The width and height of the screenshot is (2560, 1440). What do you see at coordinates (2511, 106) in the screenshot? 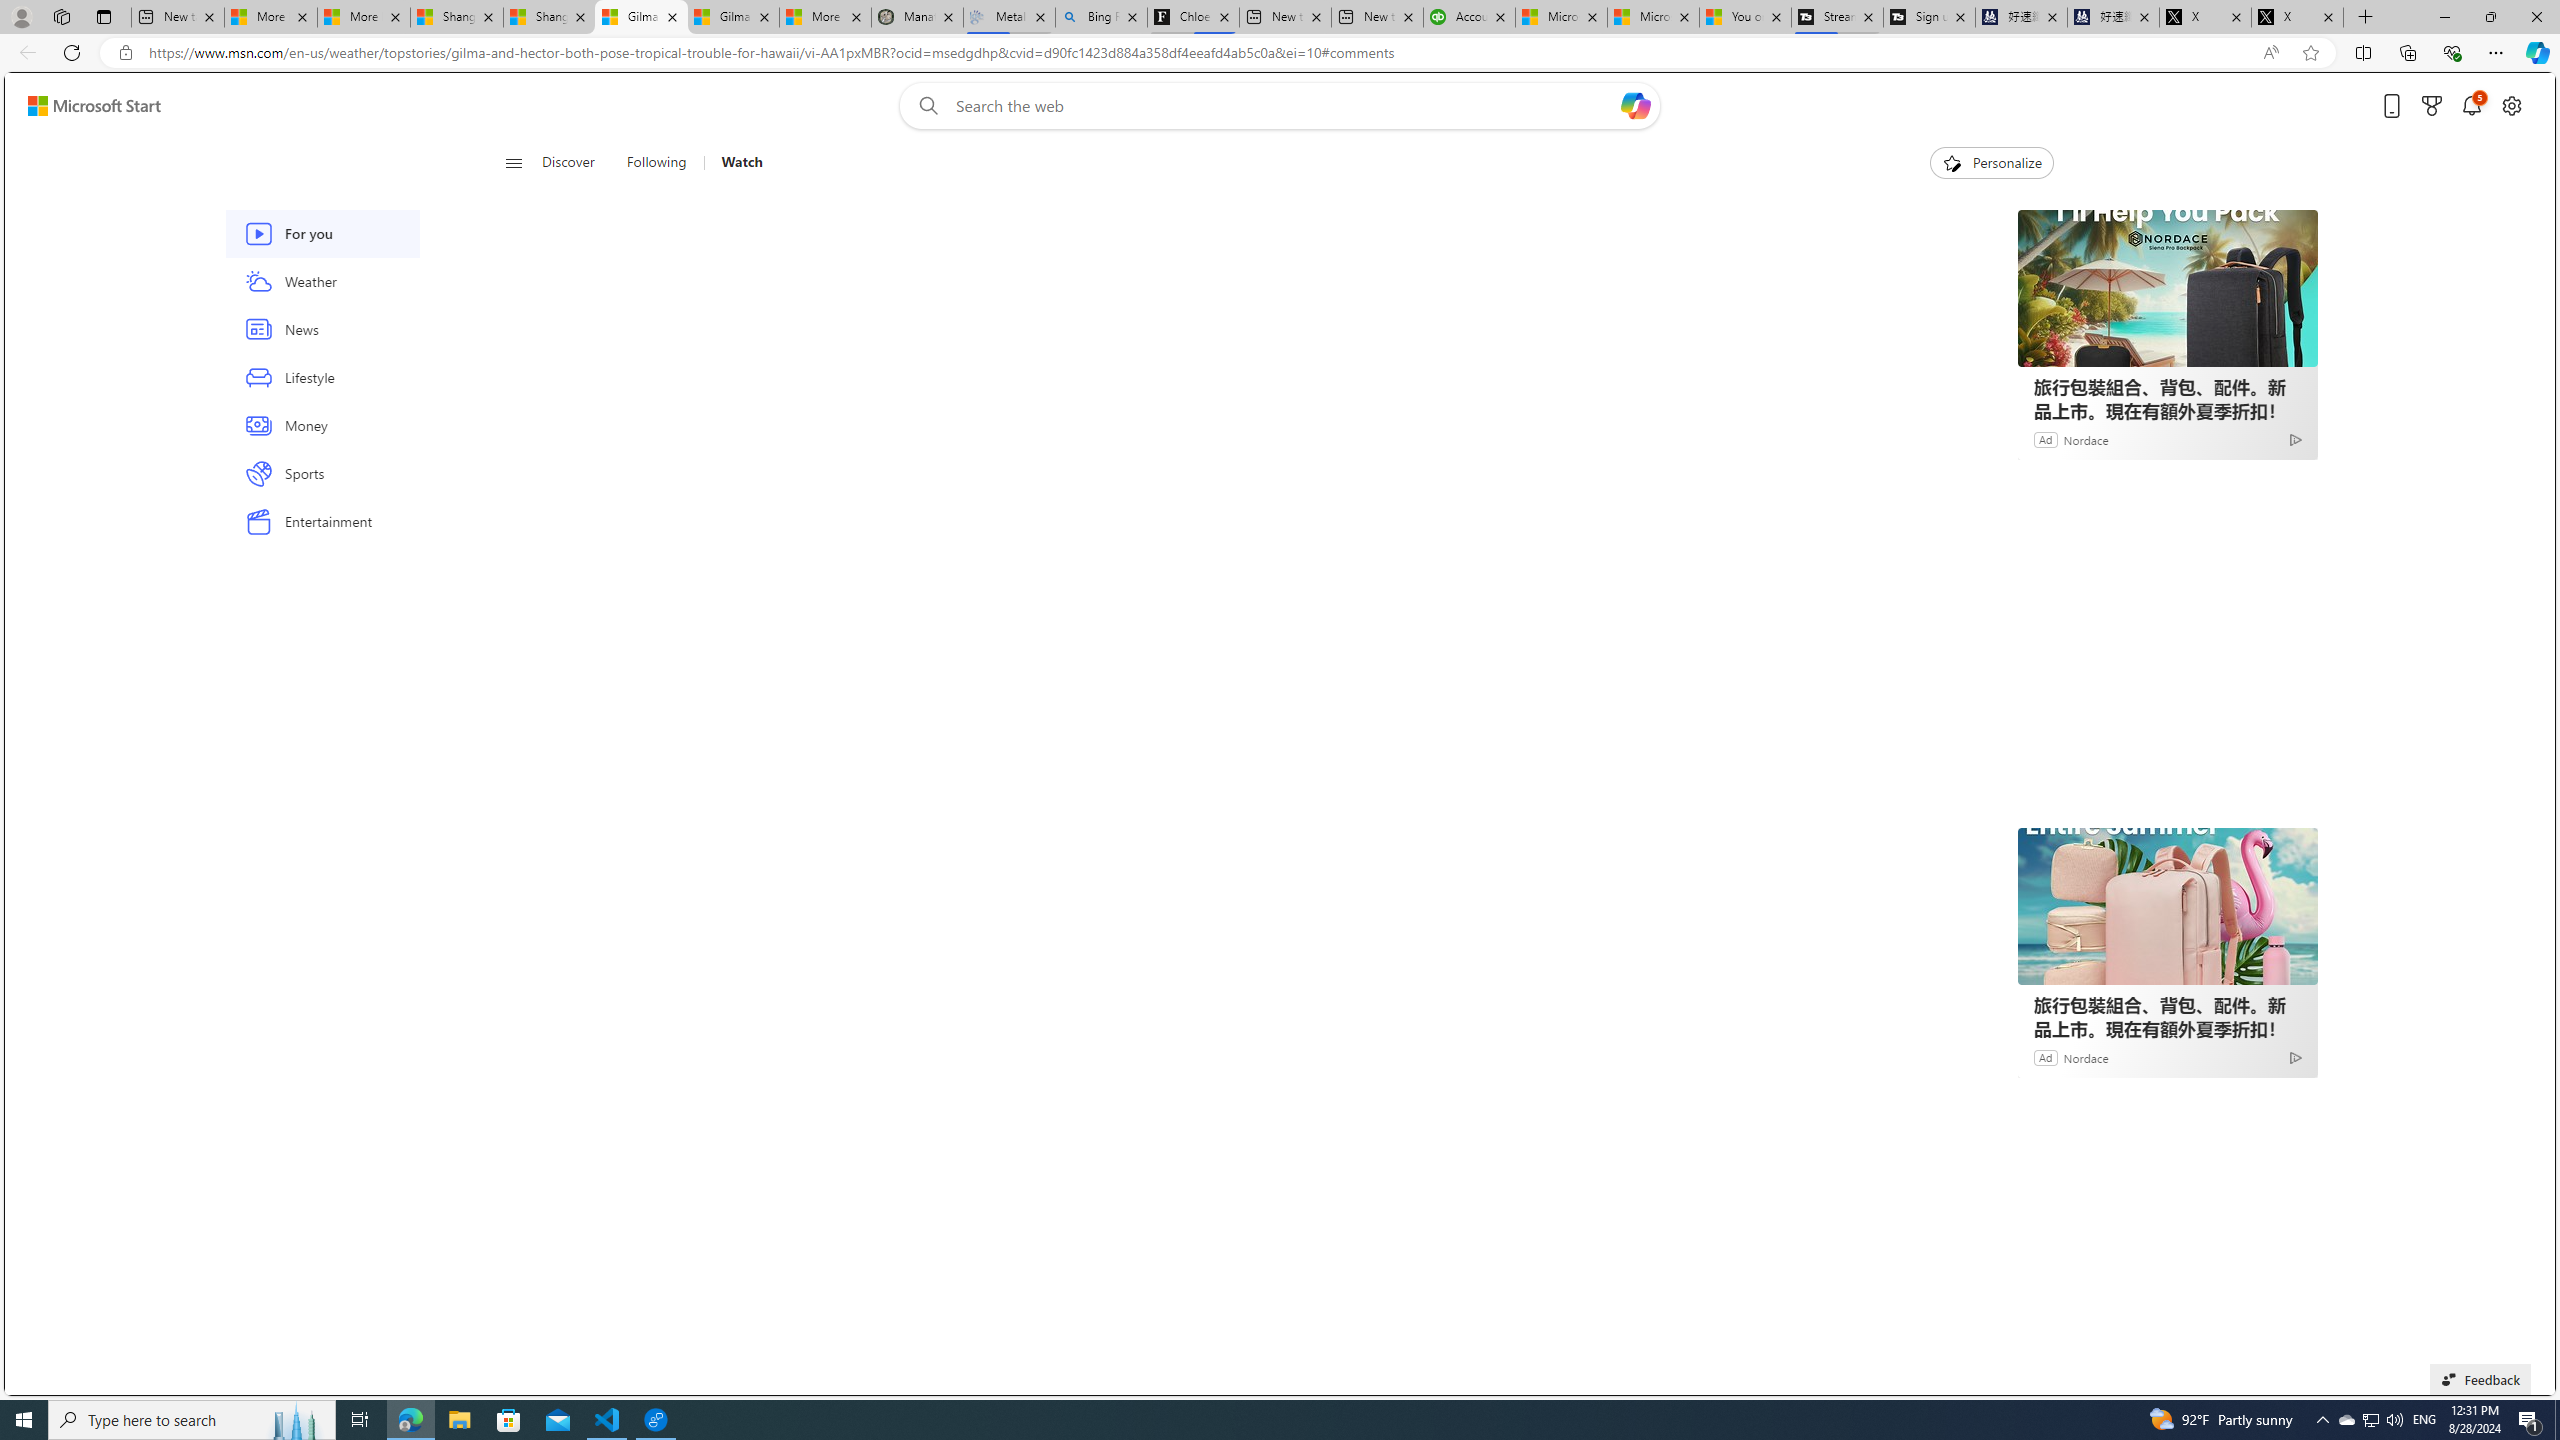
I see `'Open settings'` at bounding box center [2511, 106].